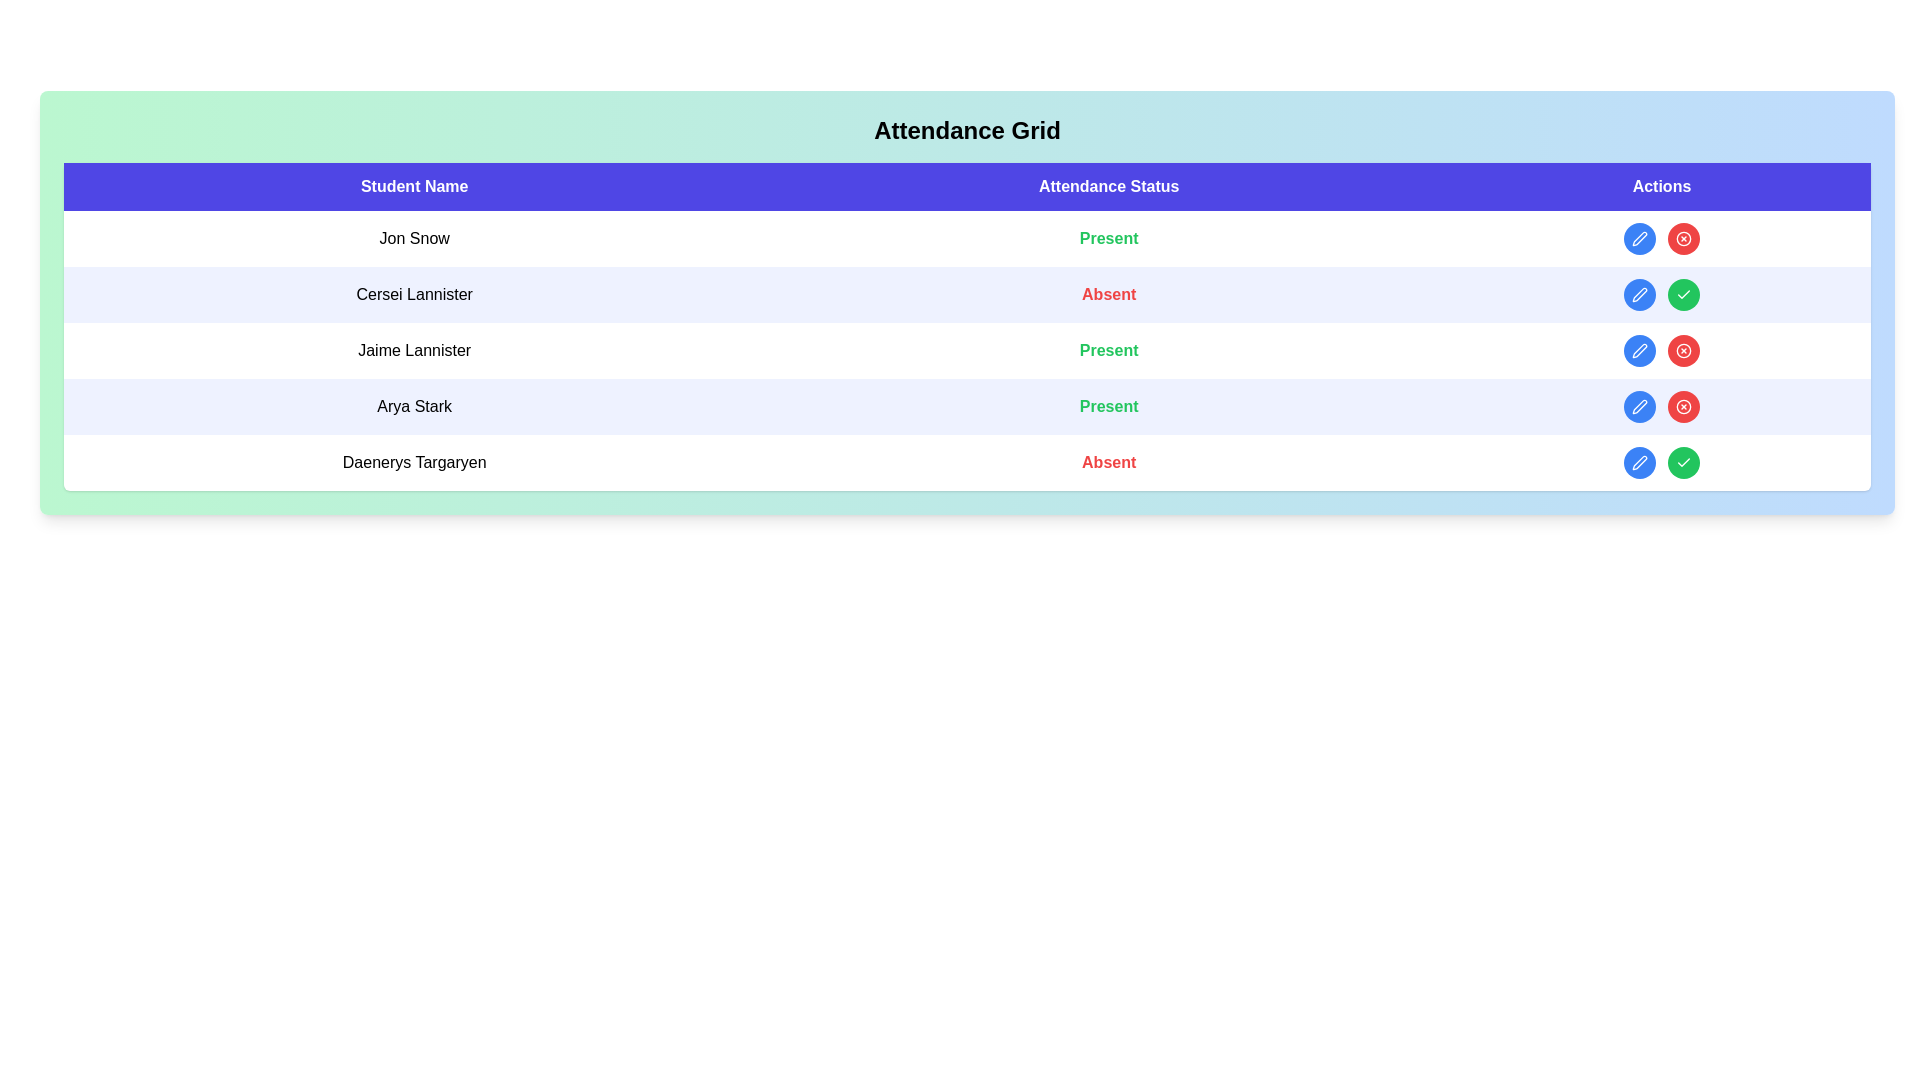 Image resolution: width=1920 pixels, height=1080 pixels. Describe the element at coordinates (1640, 462) in the screenshot. I see `edit button for the student identified by Daenerys Targaryen` at that location.